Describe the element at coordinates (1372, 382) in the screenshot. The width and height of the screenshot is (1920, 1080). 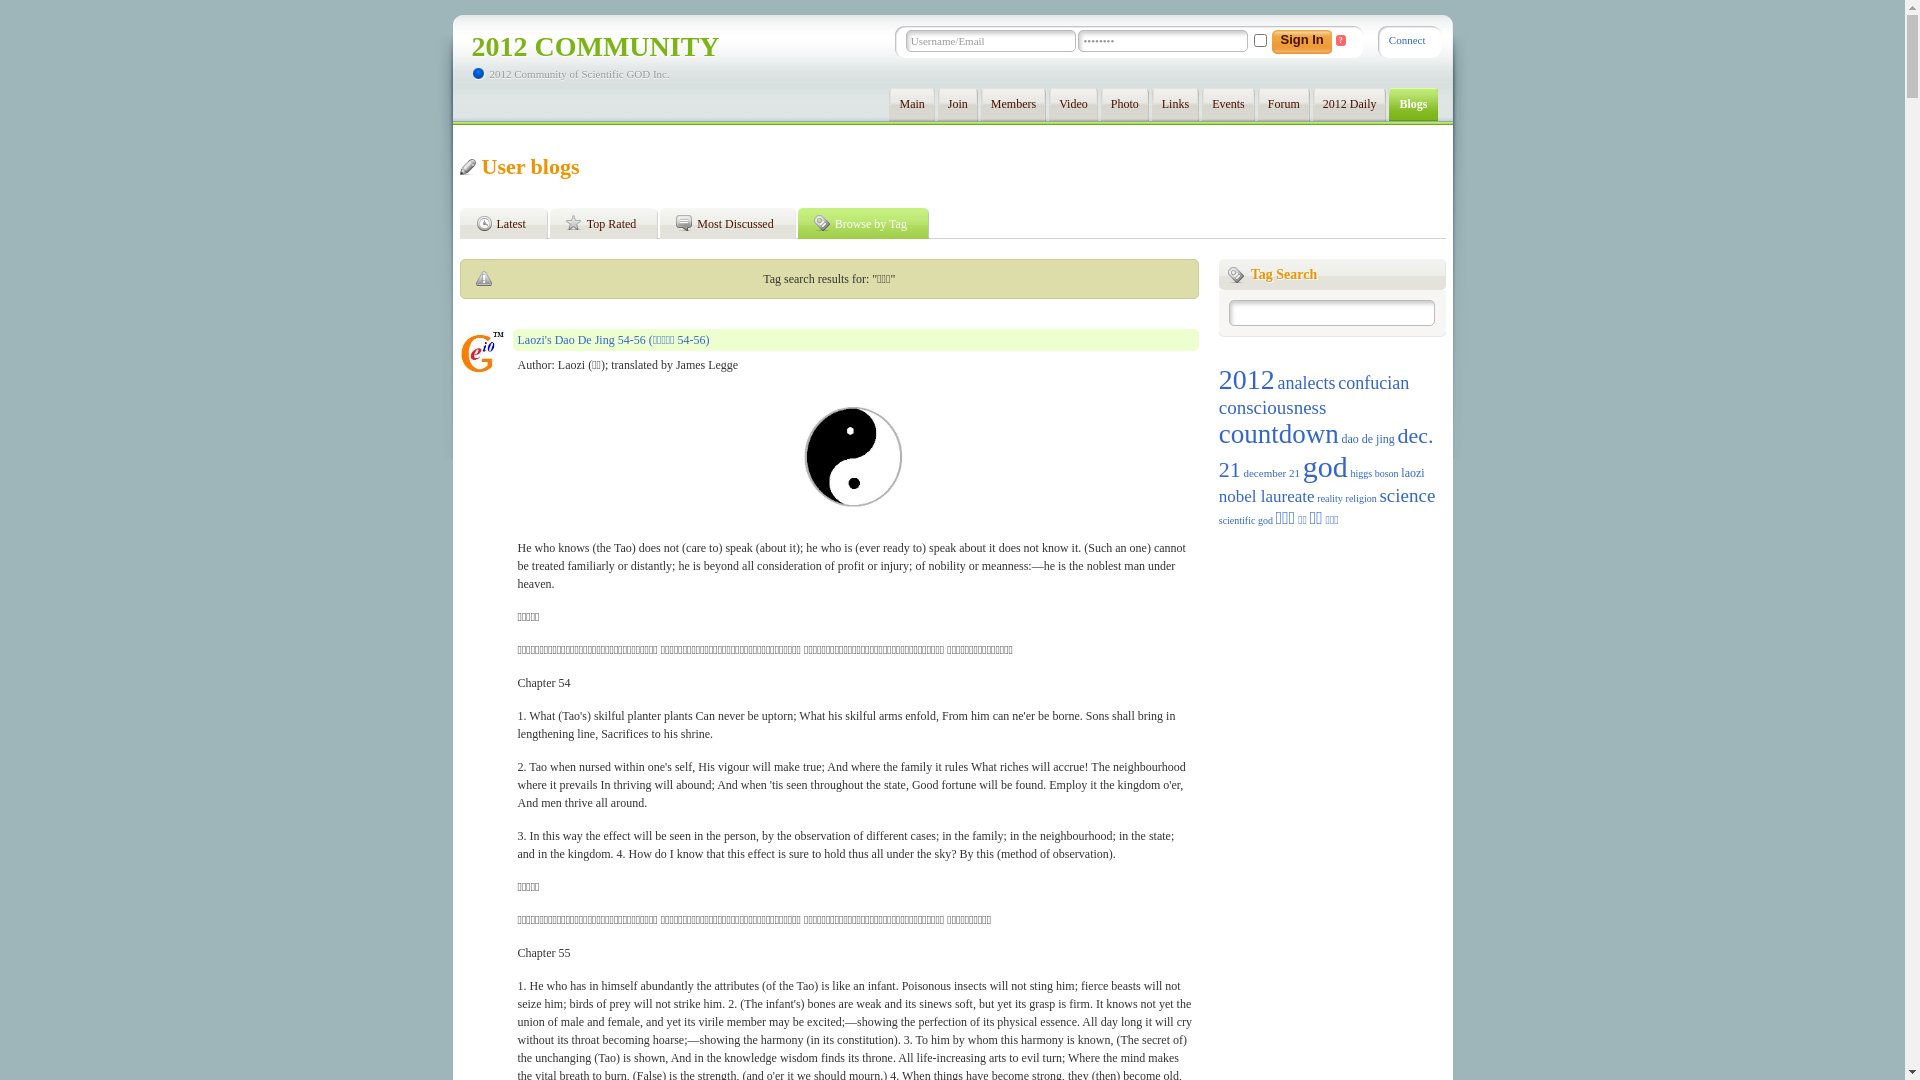
I see `'confucian'` at that location.